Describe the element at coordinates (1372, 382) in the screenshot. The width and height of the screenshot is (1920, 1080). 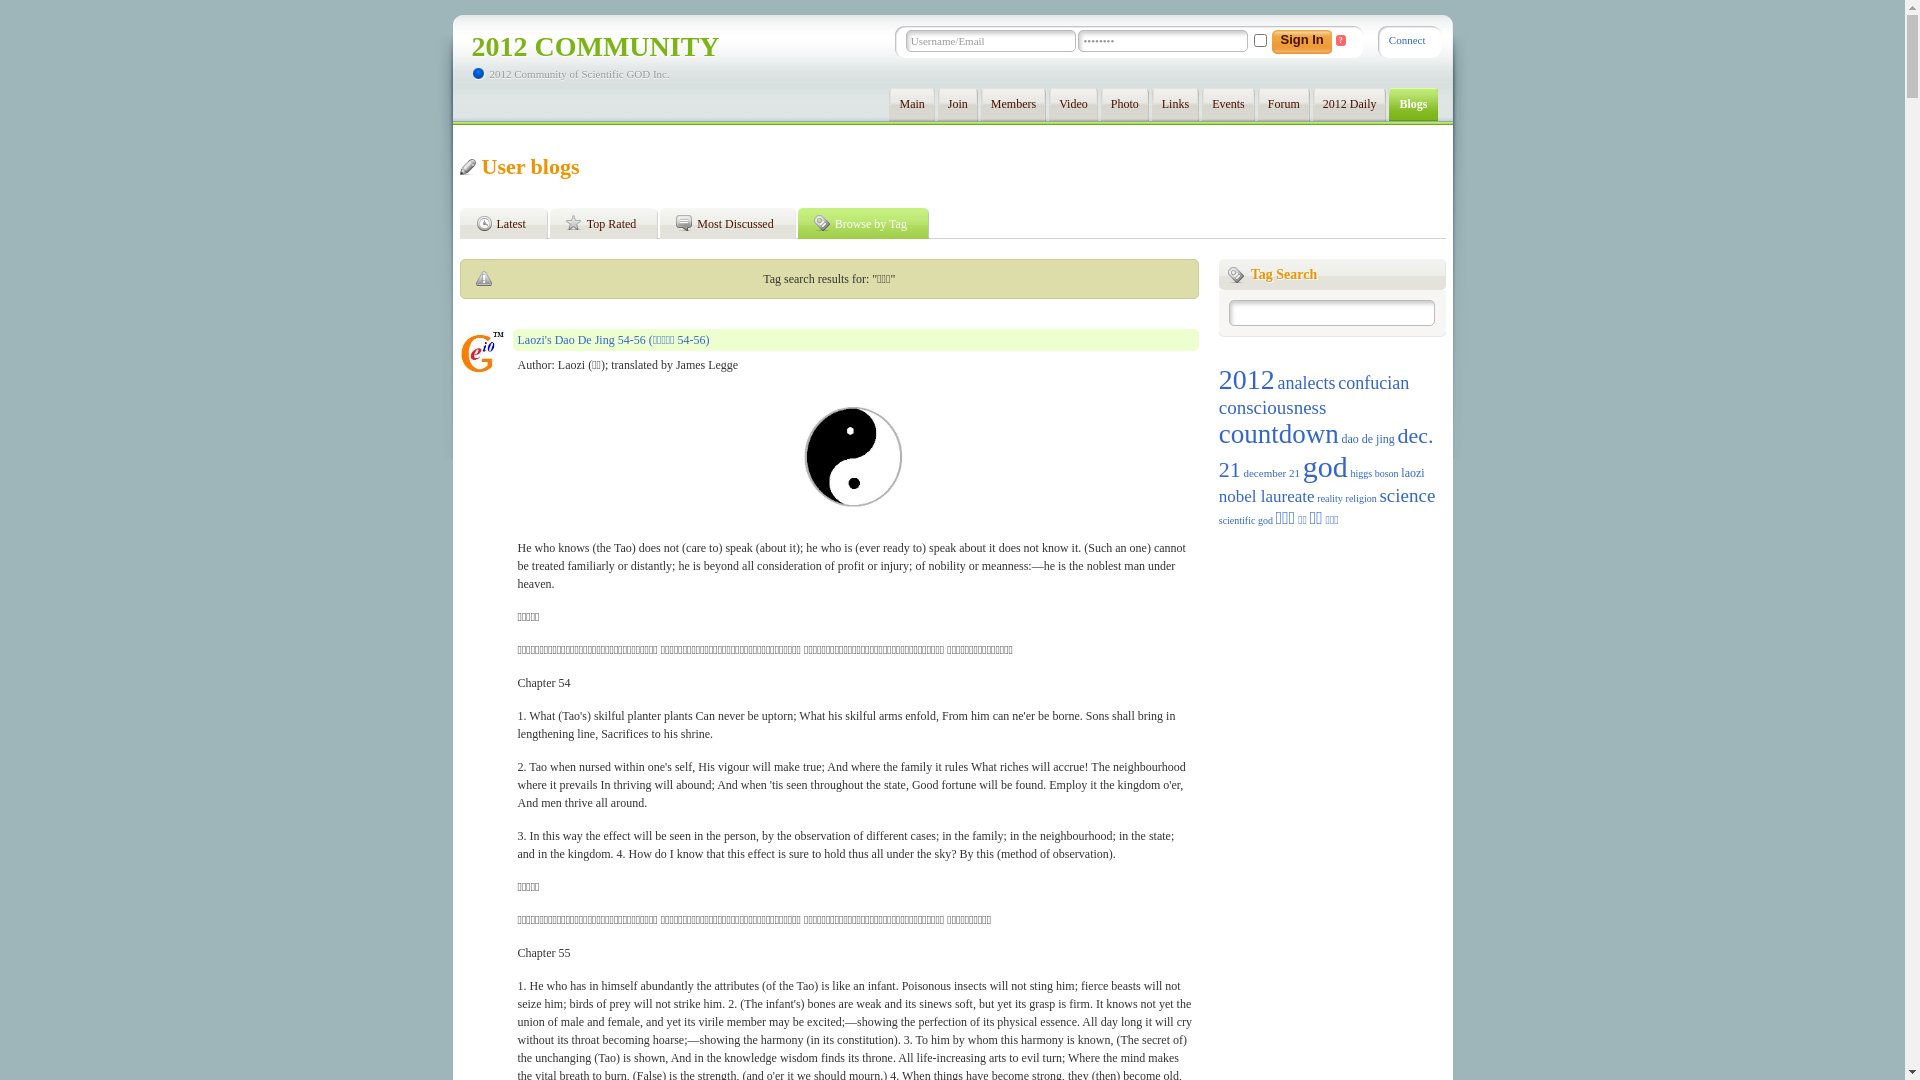
I see `'confucian'` at that location.